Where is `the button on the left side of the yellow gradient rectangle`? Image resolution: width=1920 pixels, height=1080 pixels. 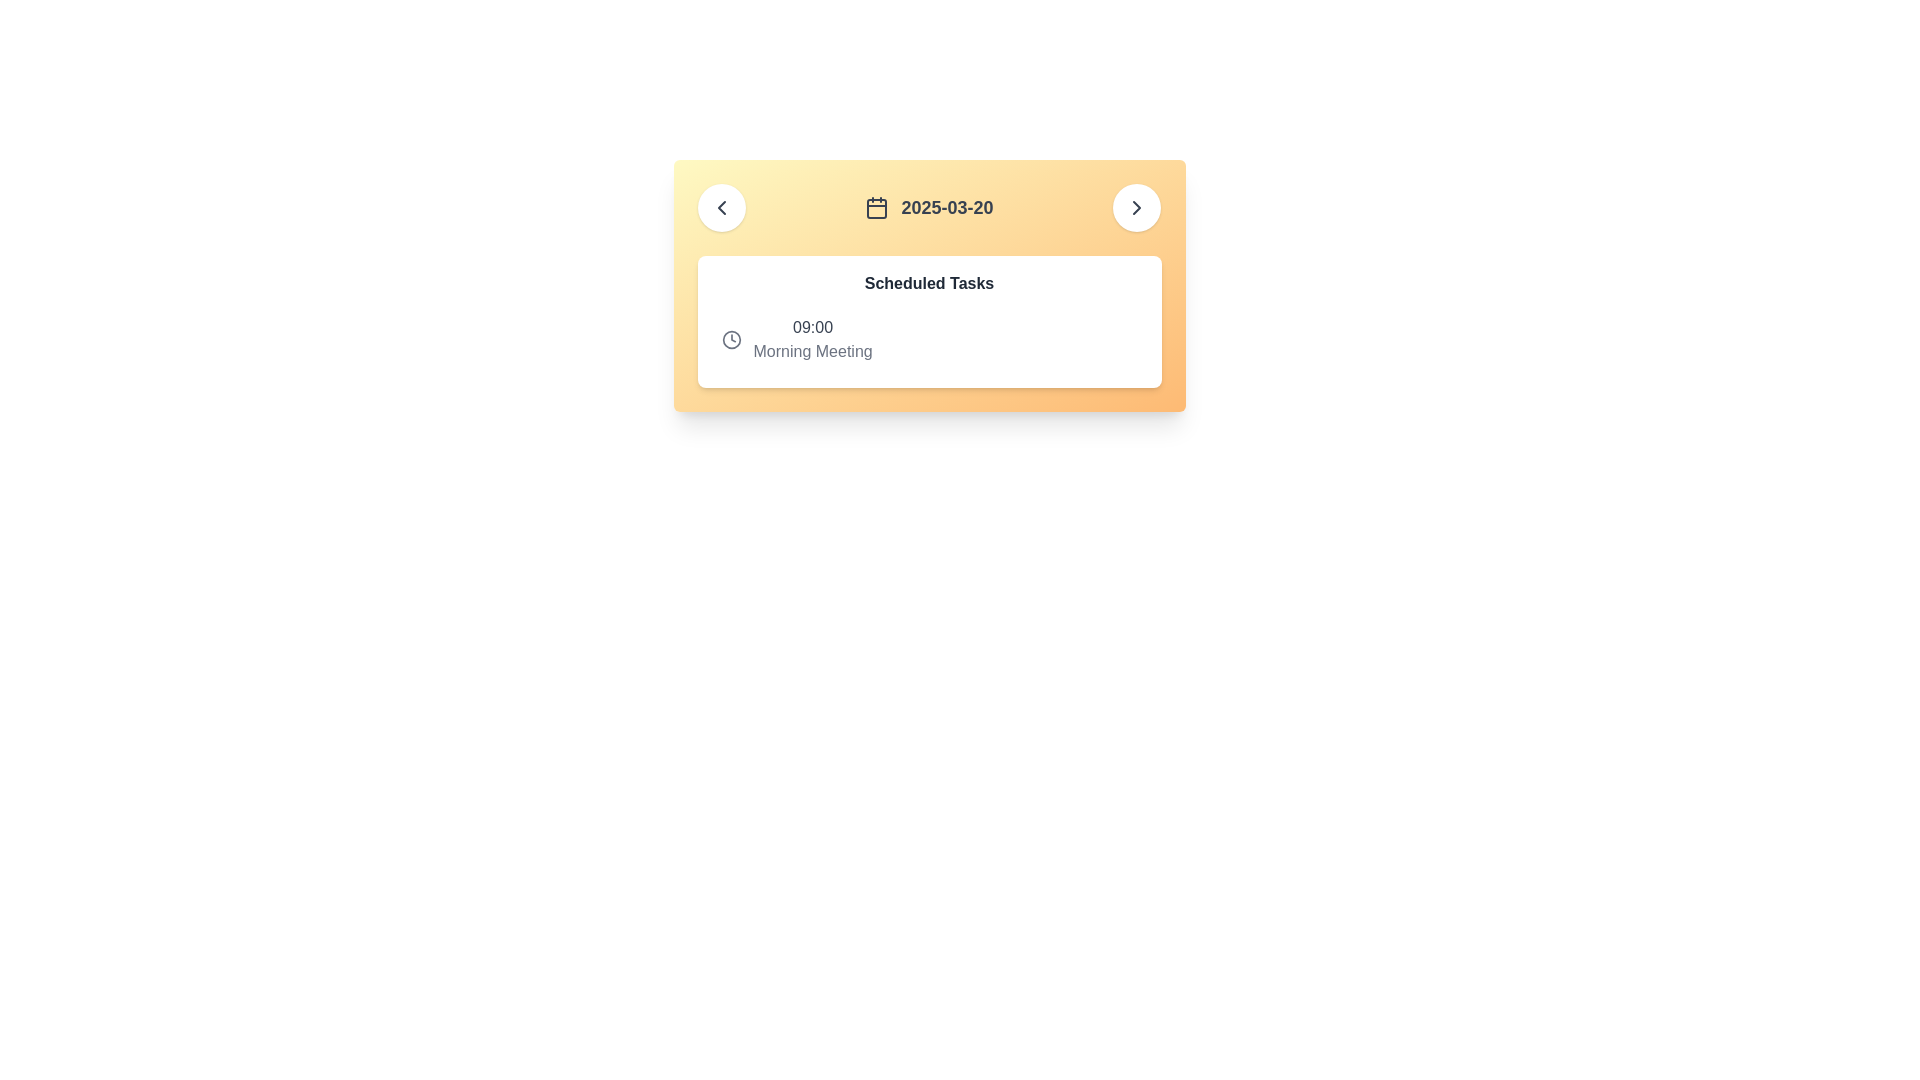 the button on the left side of the yellow gradient rectangle is located at coordinates (720, 208).